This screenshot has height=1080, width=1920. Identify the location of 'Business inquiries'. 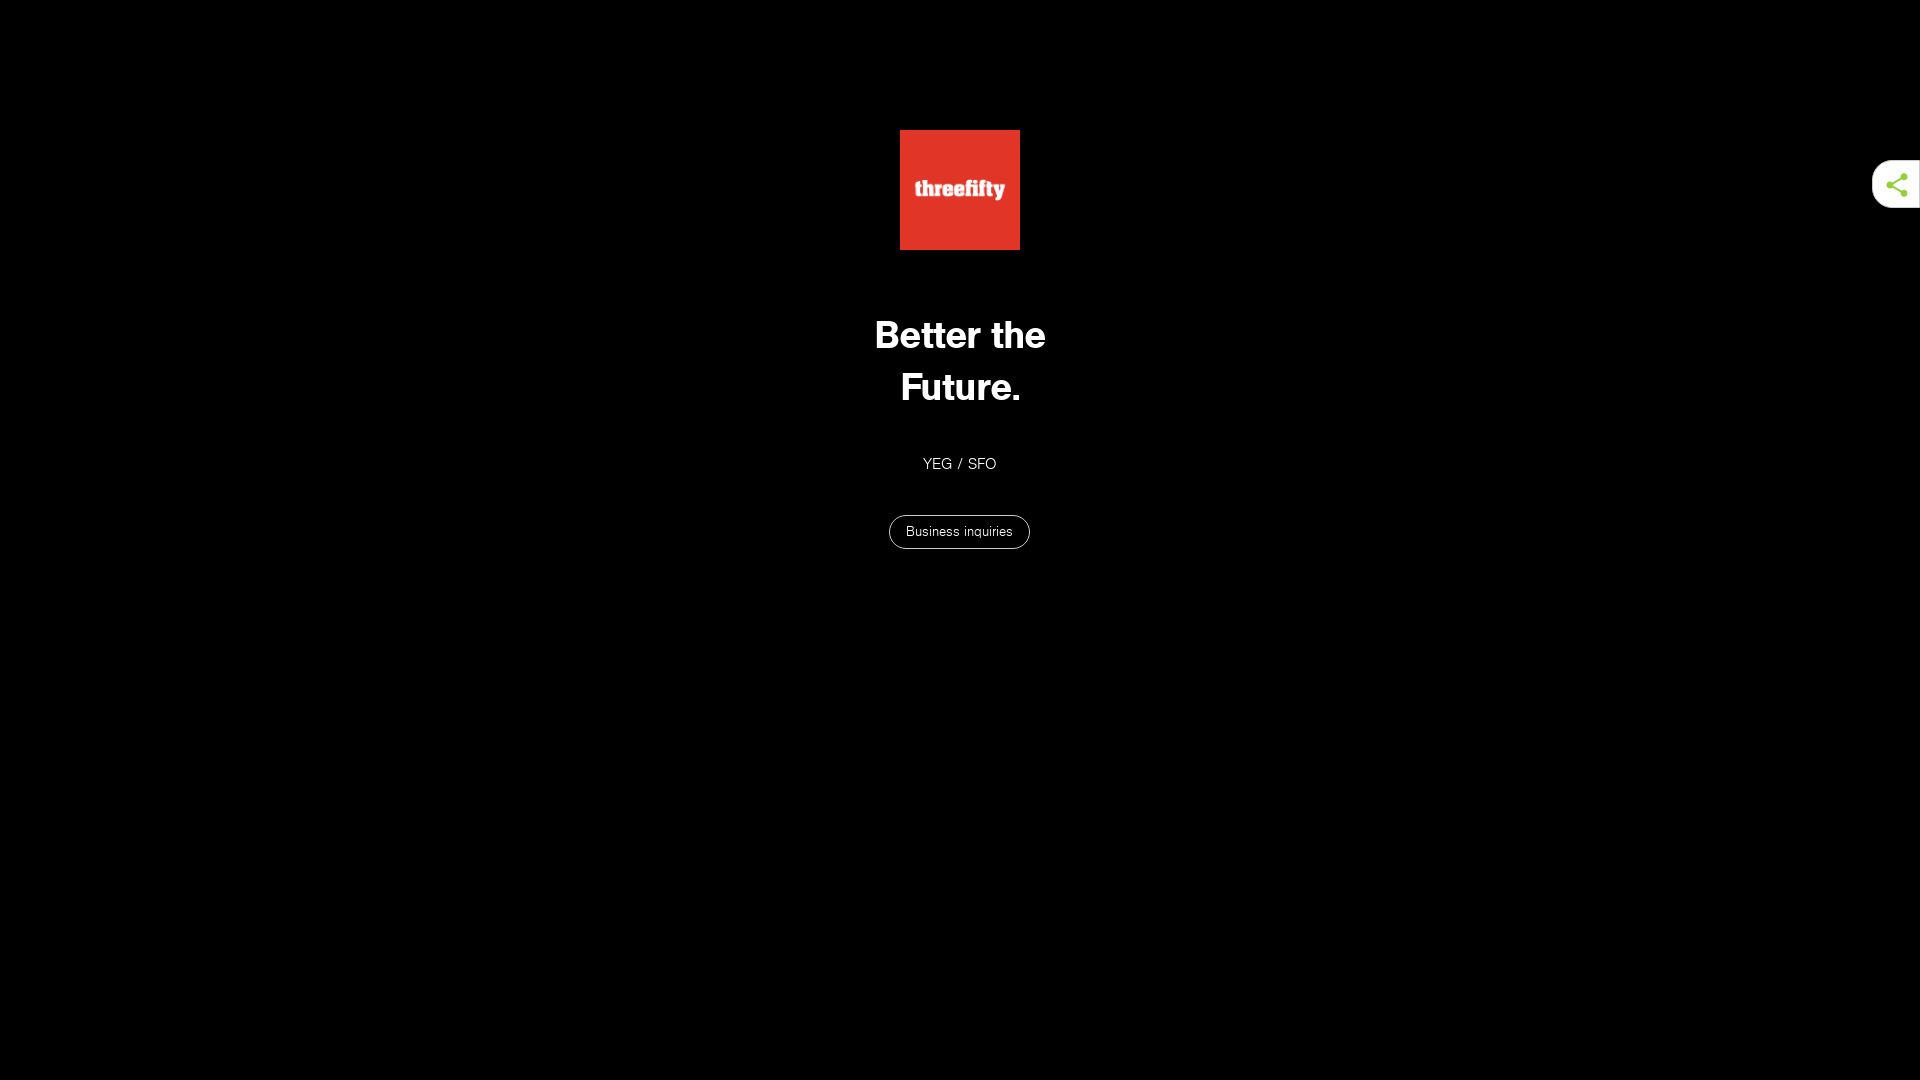
(958, 531).